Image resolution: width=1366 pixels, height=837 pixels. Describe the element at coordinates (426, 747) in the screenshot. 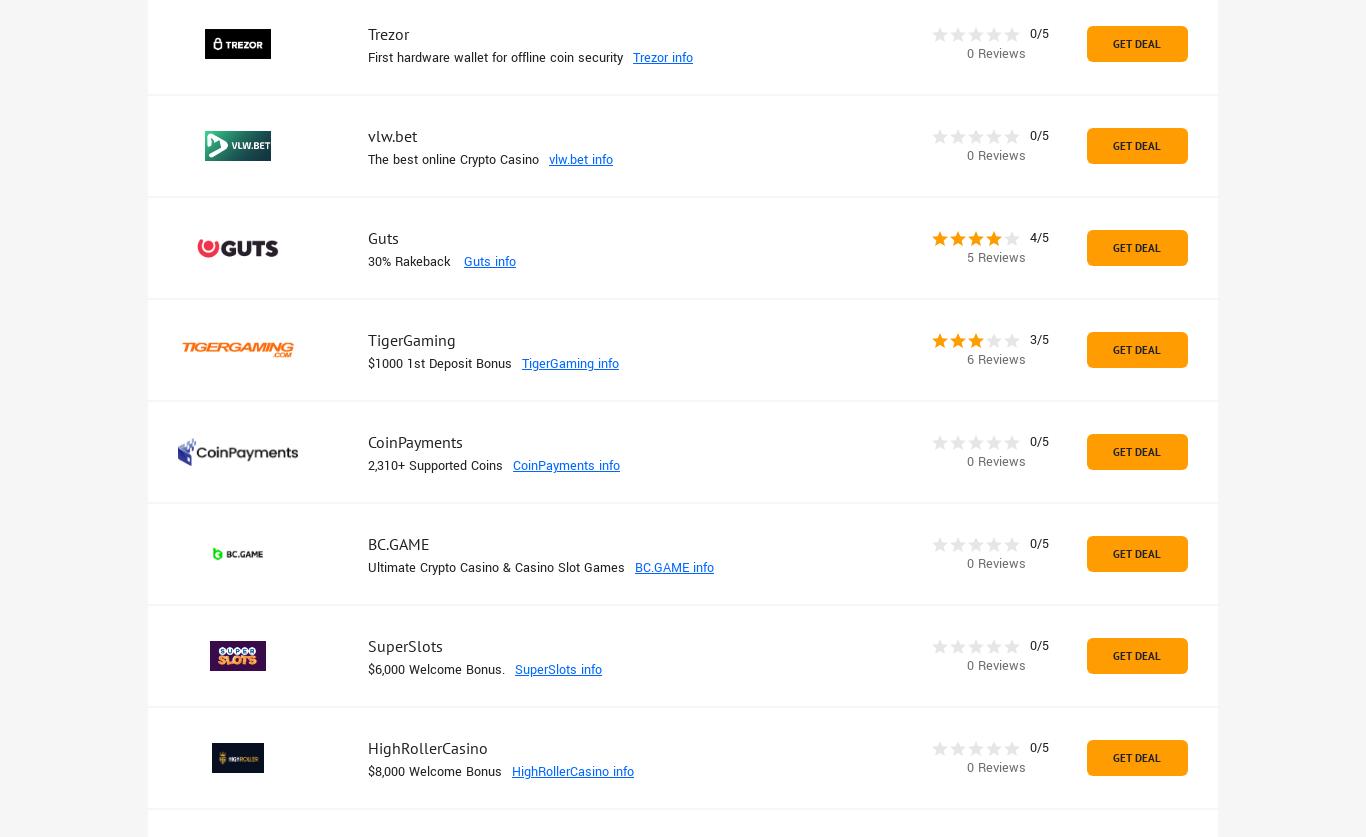

I see `'HighRollerCasino'` at that location.